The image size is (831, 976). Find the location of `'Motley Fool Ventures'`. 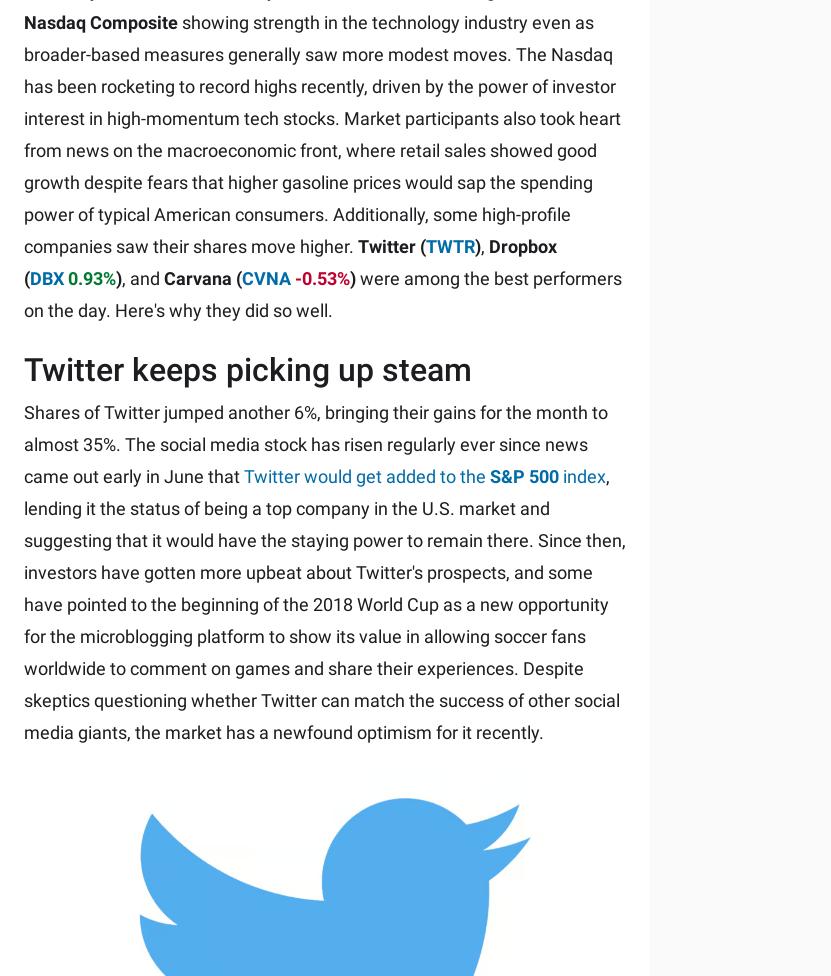

'Motley Fool Ventures' is located at coordinates (277, 741).